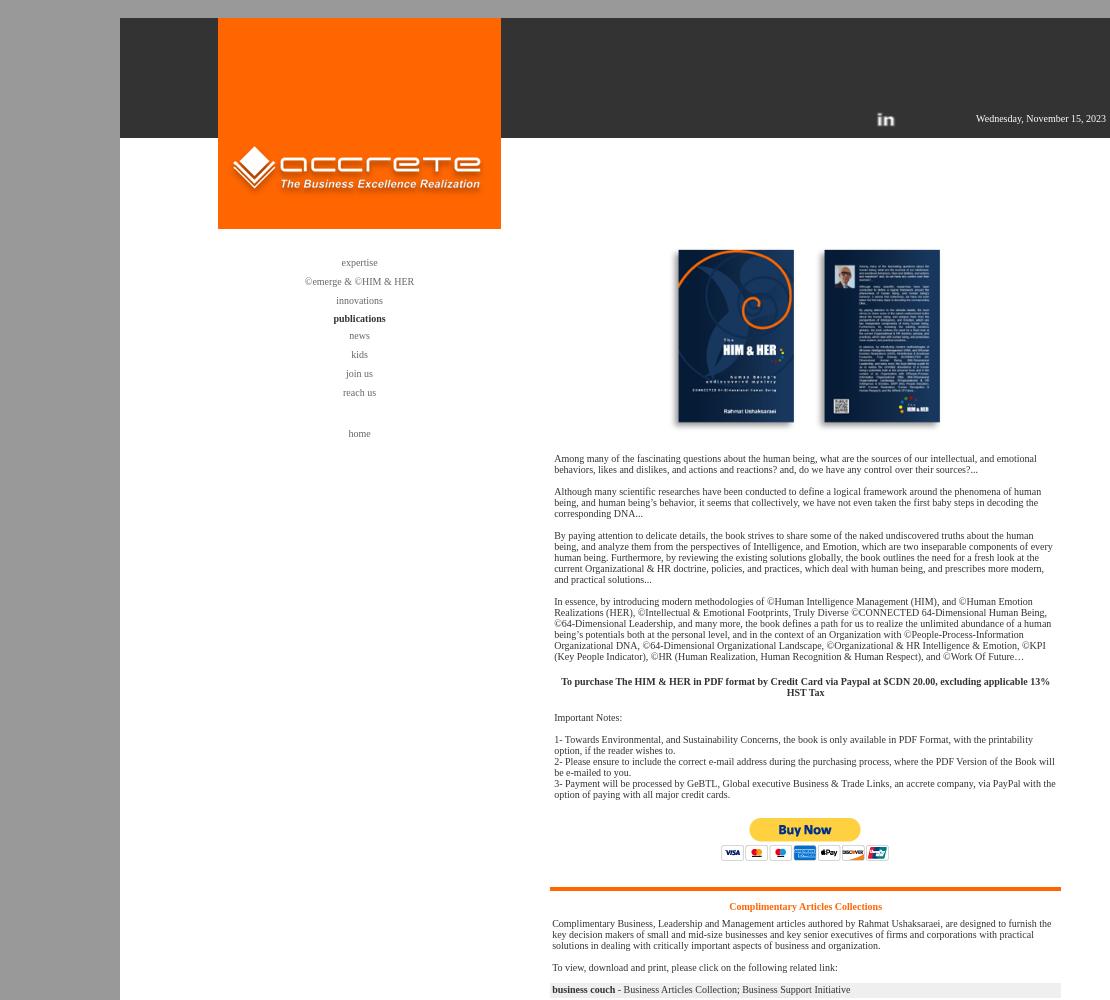  Describe the element at coordinates (358, 262) in the screenshot. I see `'expertise'` at that location.